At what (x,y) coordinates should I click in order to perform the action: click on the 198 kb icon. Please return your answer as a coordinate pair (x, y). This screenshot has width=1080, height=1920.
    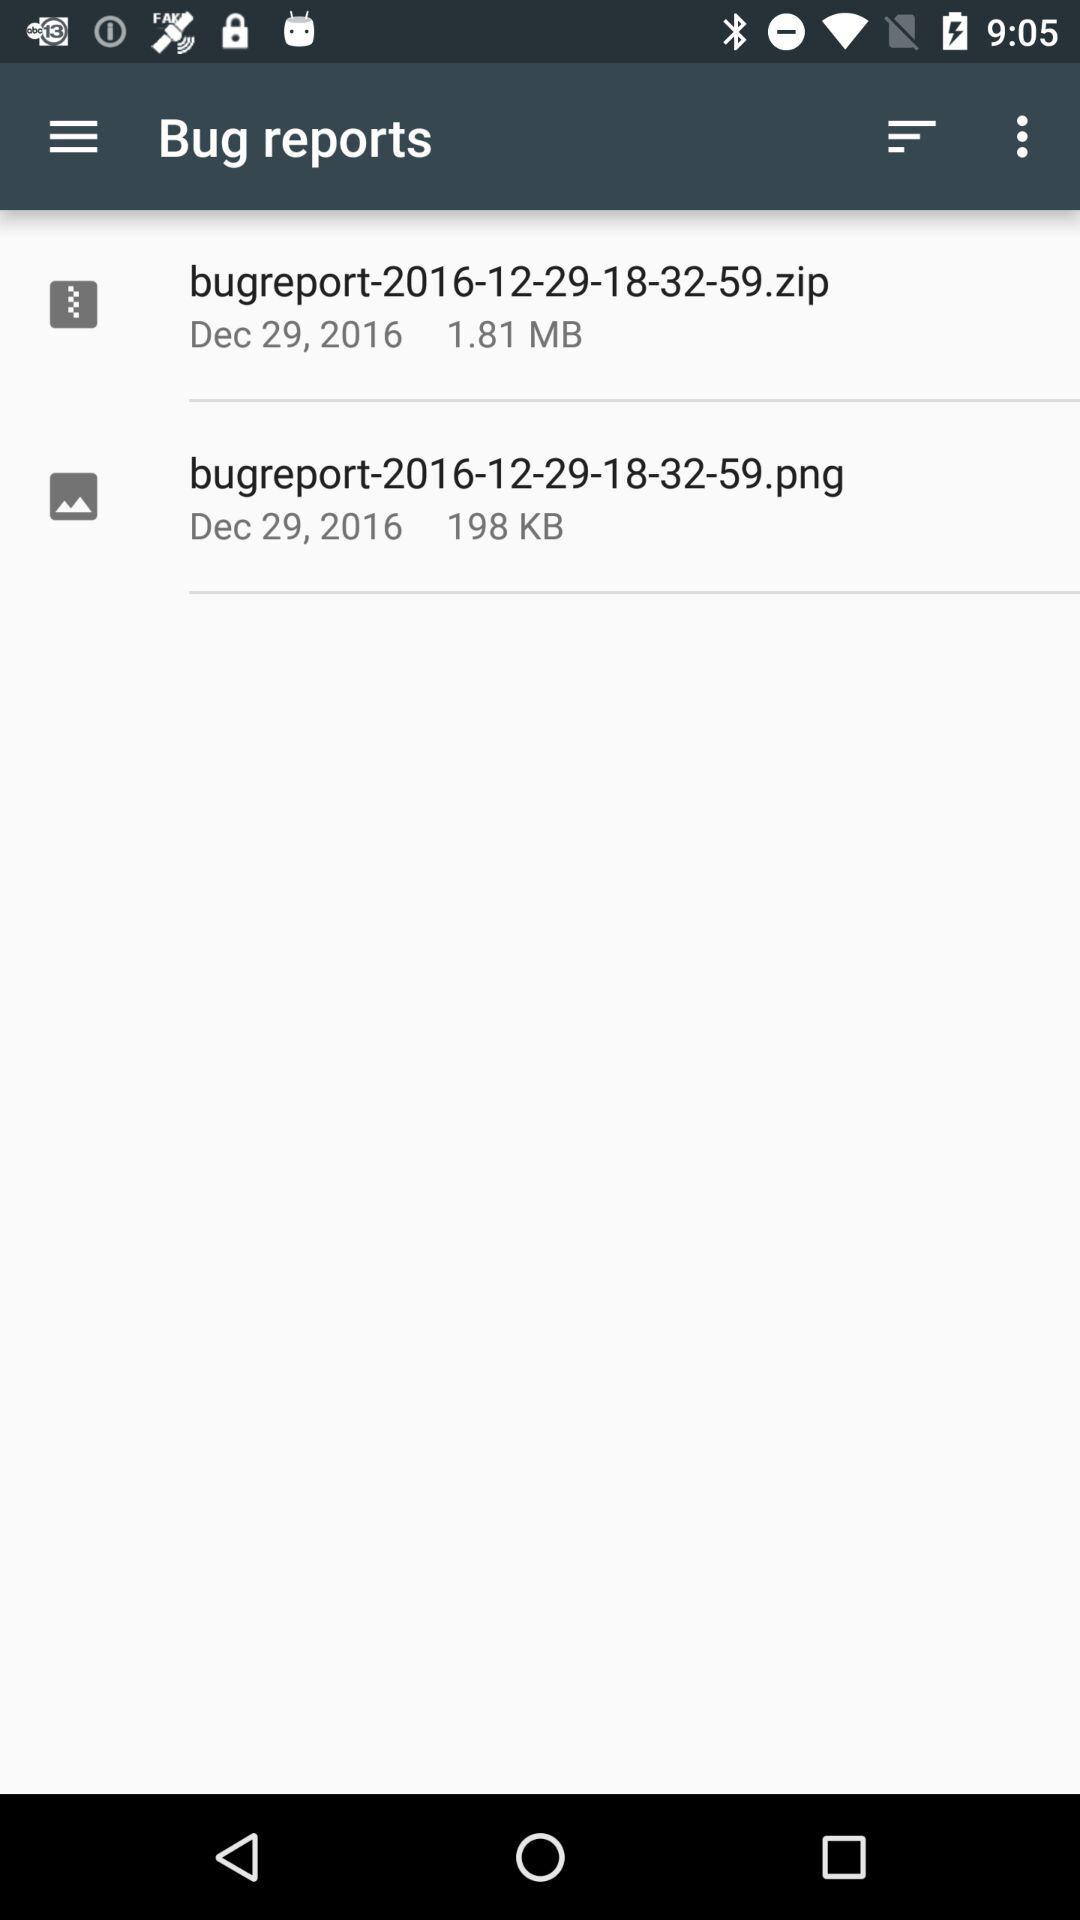
    Looking at the image, I should click on (564, 524).